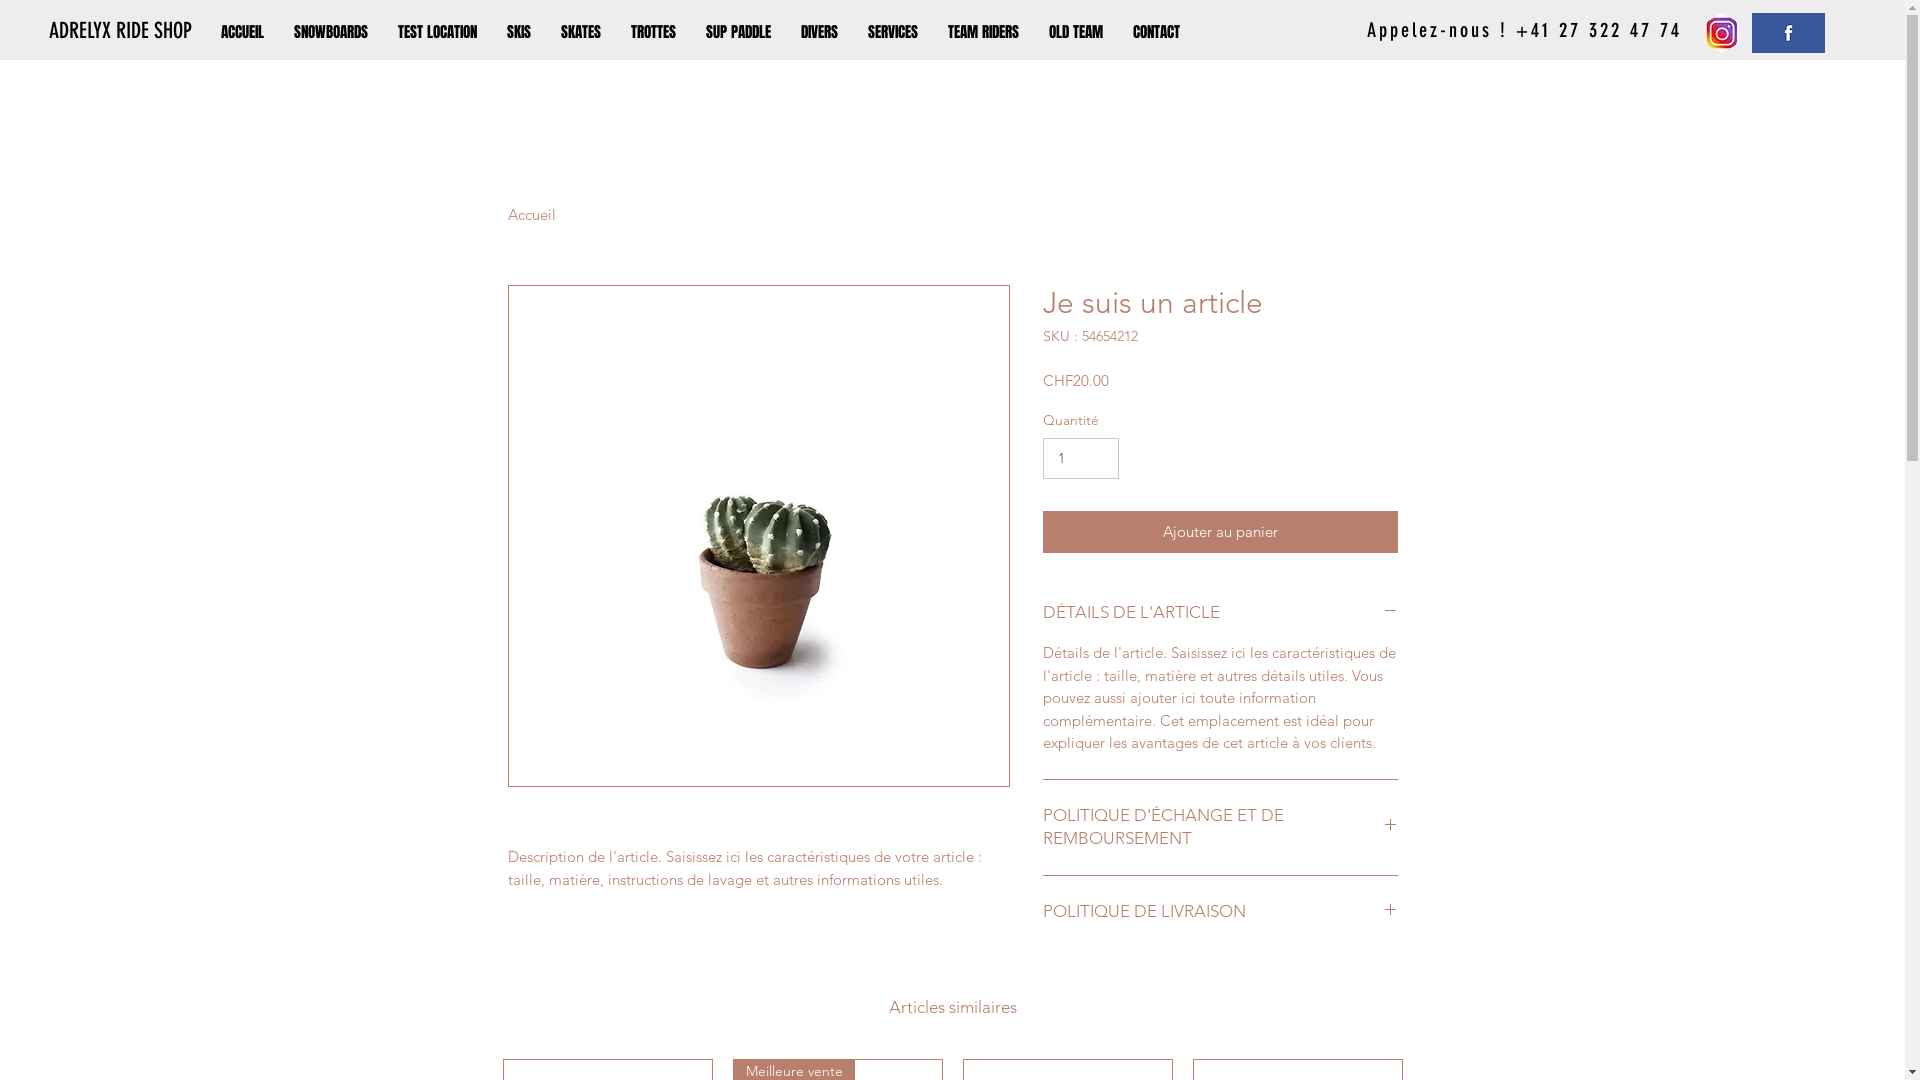  I want to click on 'TEST LOCATION', so click(383, 31).